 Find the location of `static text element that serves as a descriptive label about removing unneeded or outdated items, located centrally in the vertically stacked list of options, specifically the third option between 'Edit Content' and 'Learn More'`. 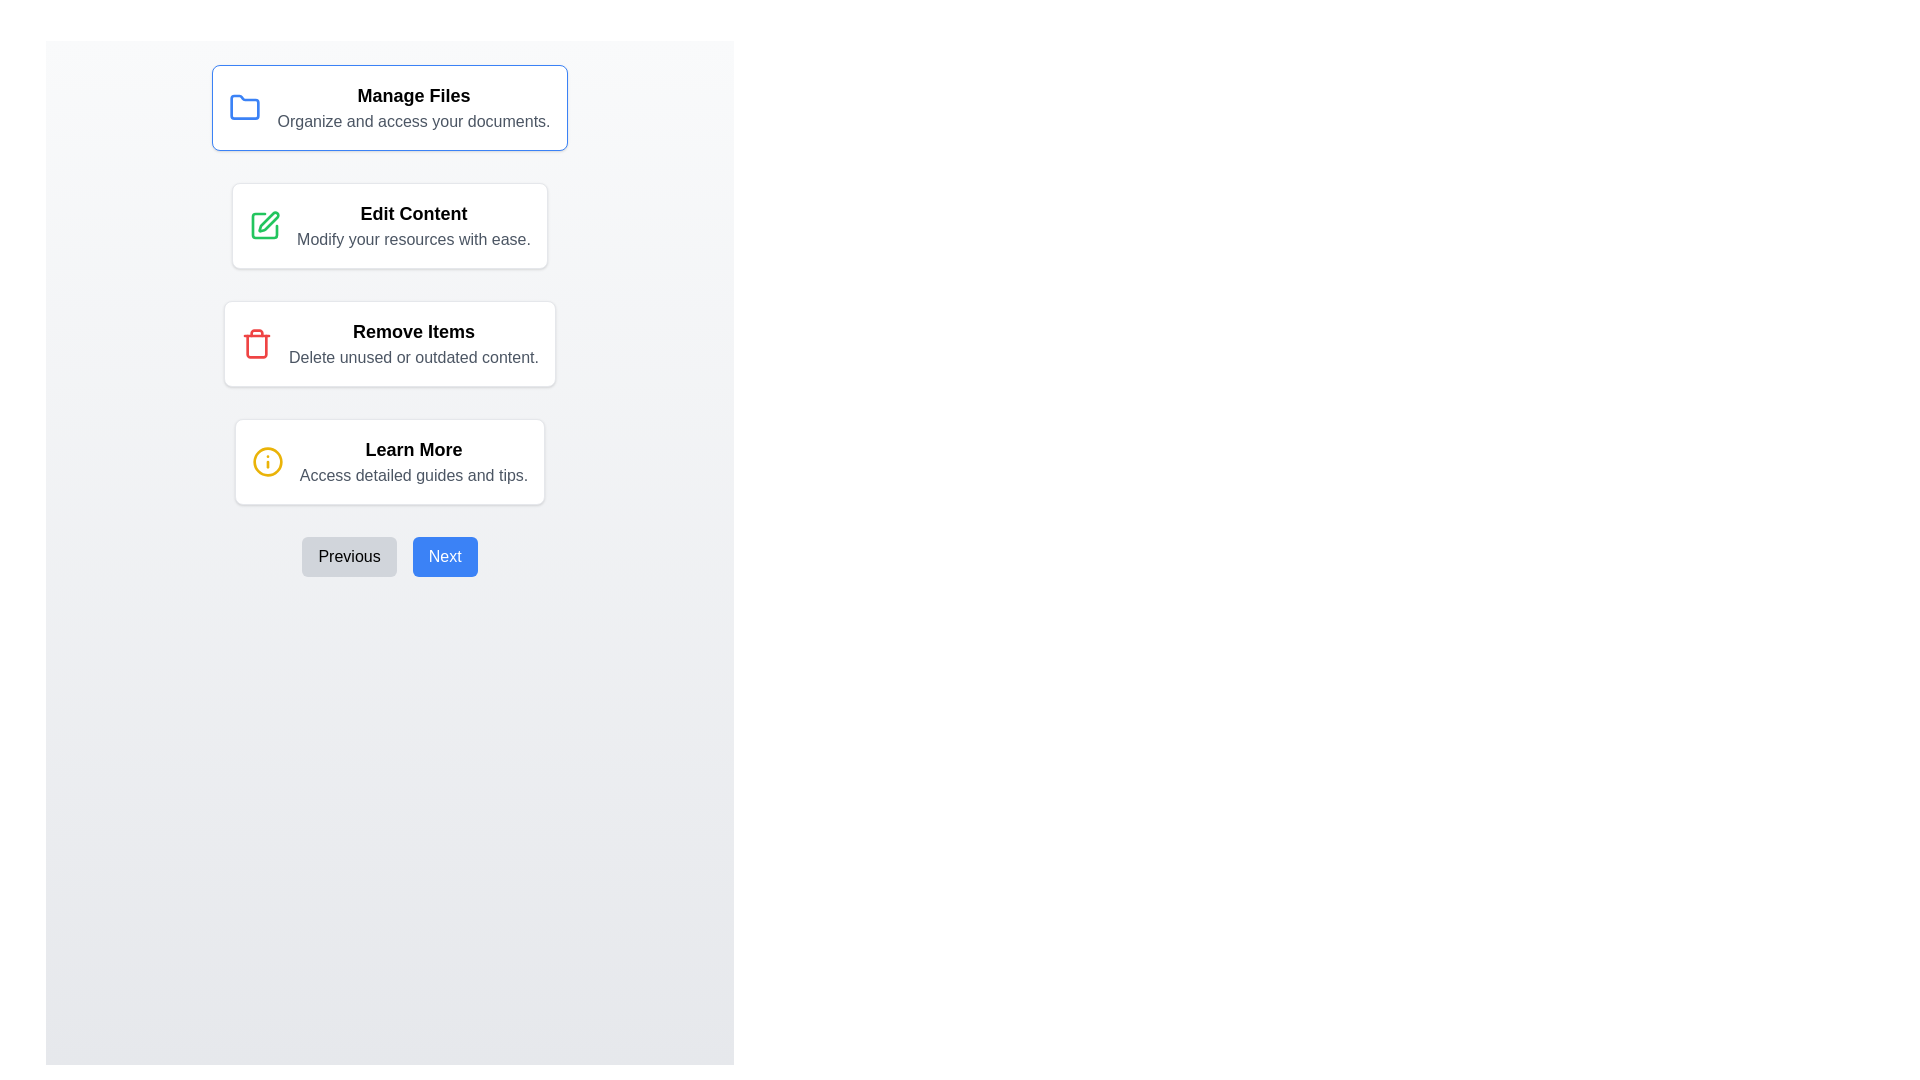

static text element that serves as a descriptive label about removing unneeded or outdated items, located centrally in the vertically stacked list of options, specifically the third option between 'Edit Content' and 'Learn More' is located at coordinates (412, 342).